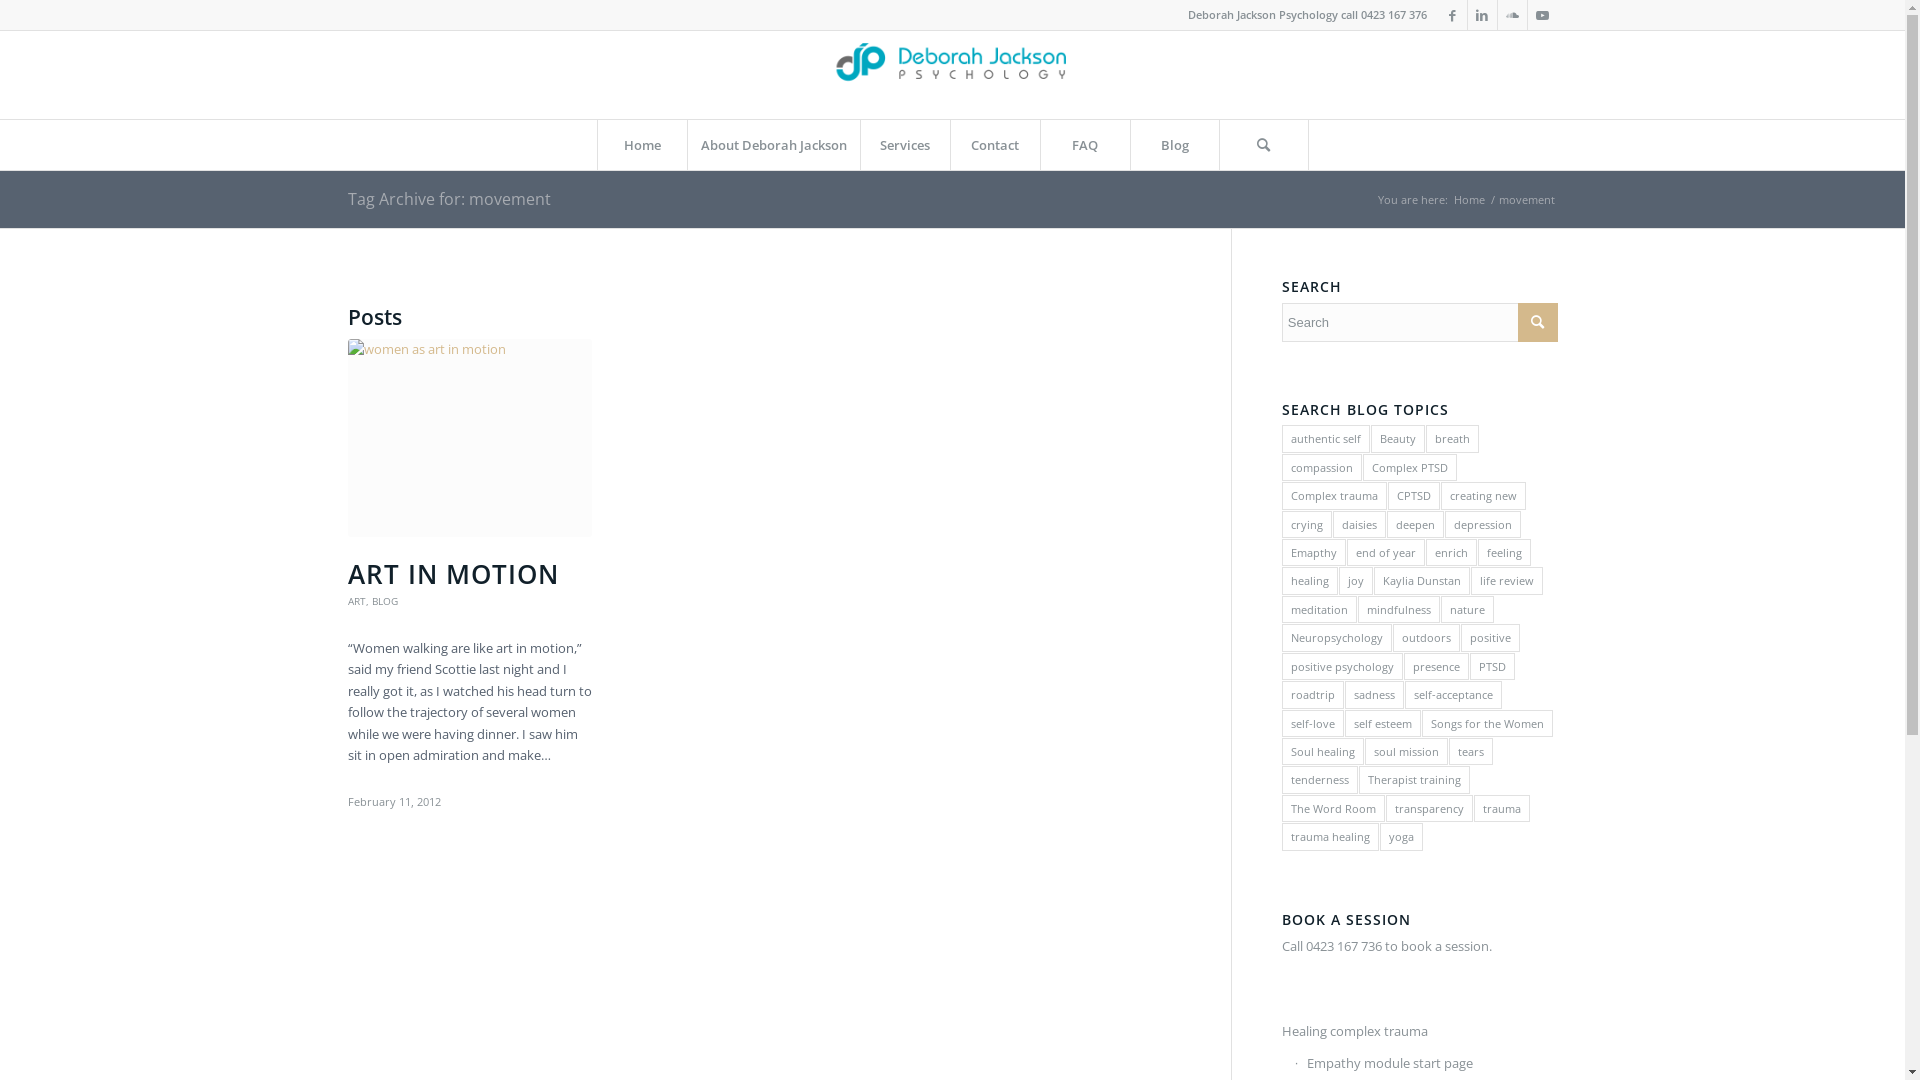 The image size is (1920, 1080). What do you see at coordinates (1490, 637) in the screenshot?
I see `'positive'` at bounding box center [1490, 637].